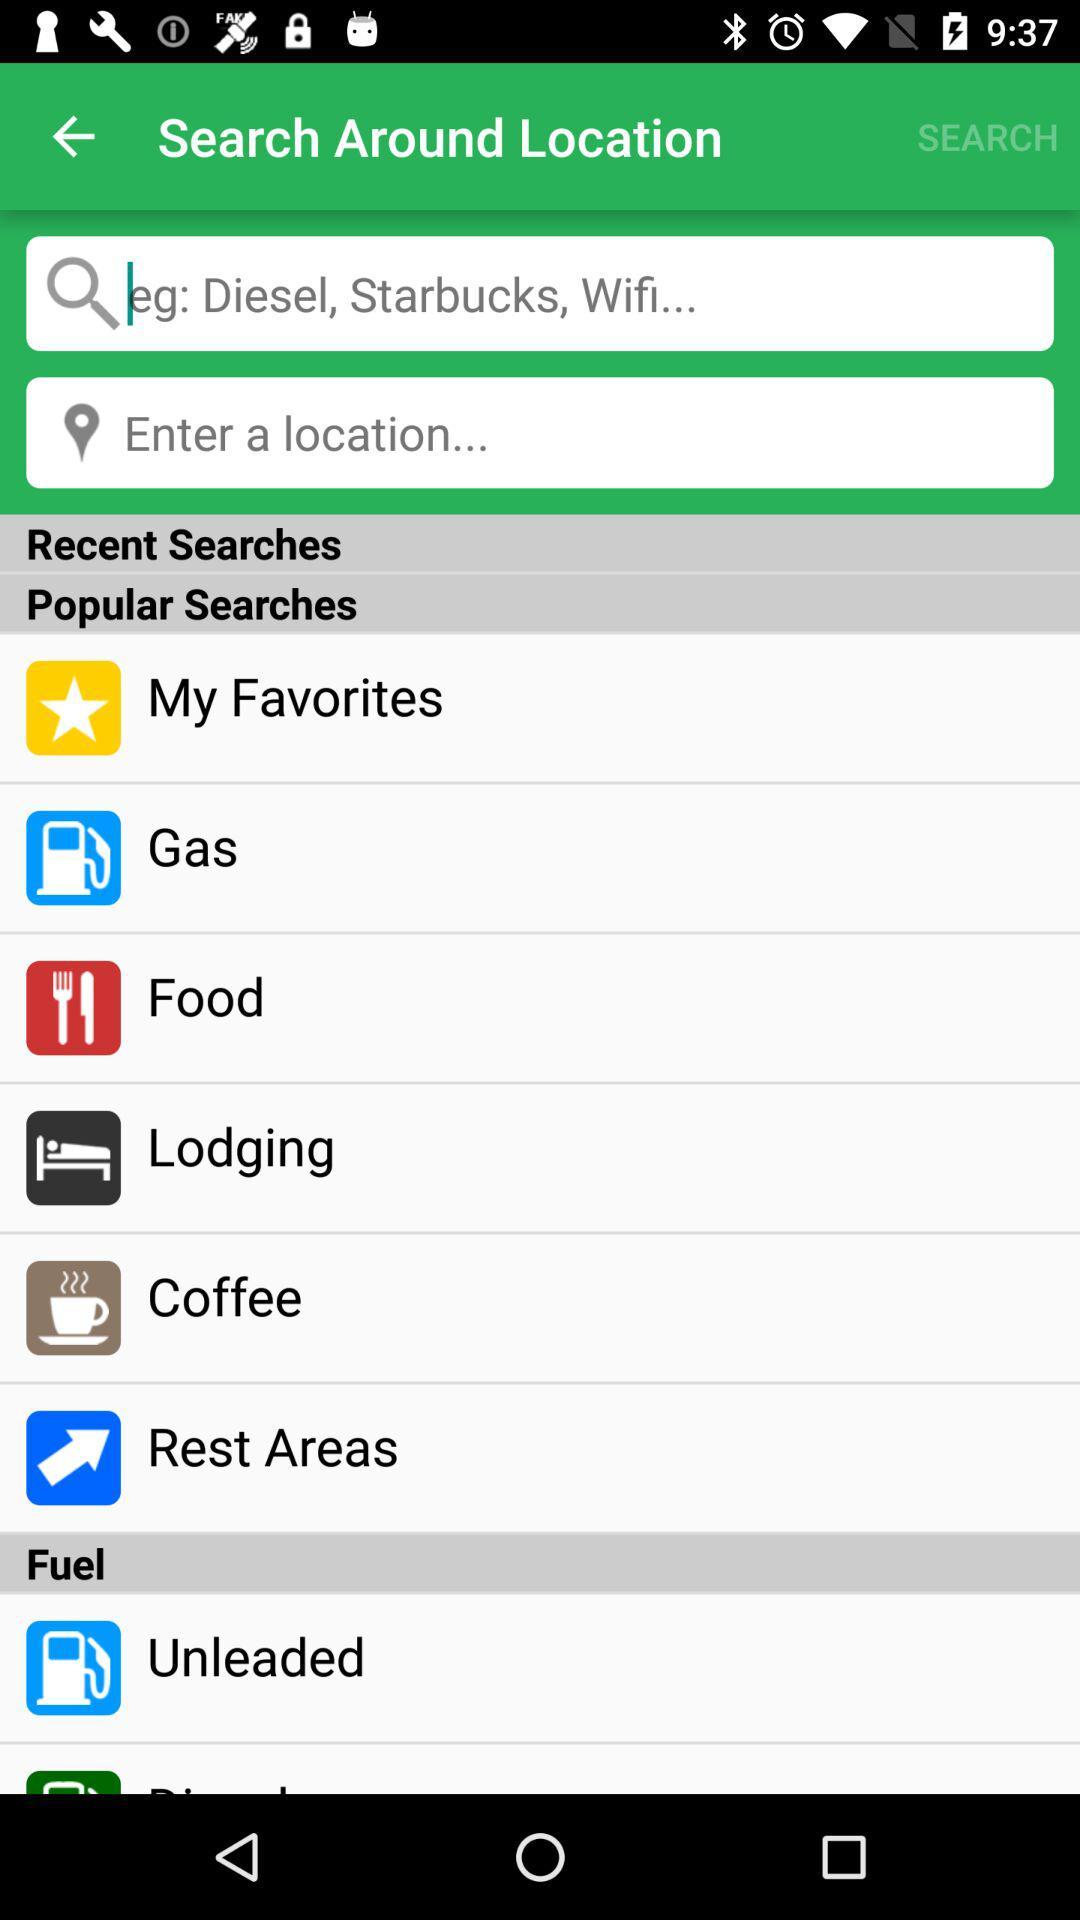 The image size is (1080, 1920). I want to click on the icon at the top left corner, so click(72, 135).